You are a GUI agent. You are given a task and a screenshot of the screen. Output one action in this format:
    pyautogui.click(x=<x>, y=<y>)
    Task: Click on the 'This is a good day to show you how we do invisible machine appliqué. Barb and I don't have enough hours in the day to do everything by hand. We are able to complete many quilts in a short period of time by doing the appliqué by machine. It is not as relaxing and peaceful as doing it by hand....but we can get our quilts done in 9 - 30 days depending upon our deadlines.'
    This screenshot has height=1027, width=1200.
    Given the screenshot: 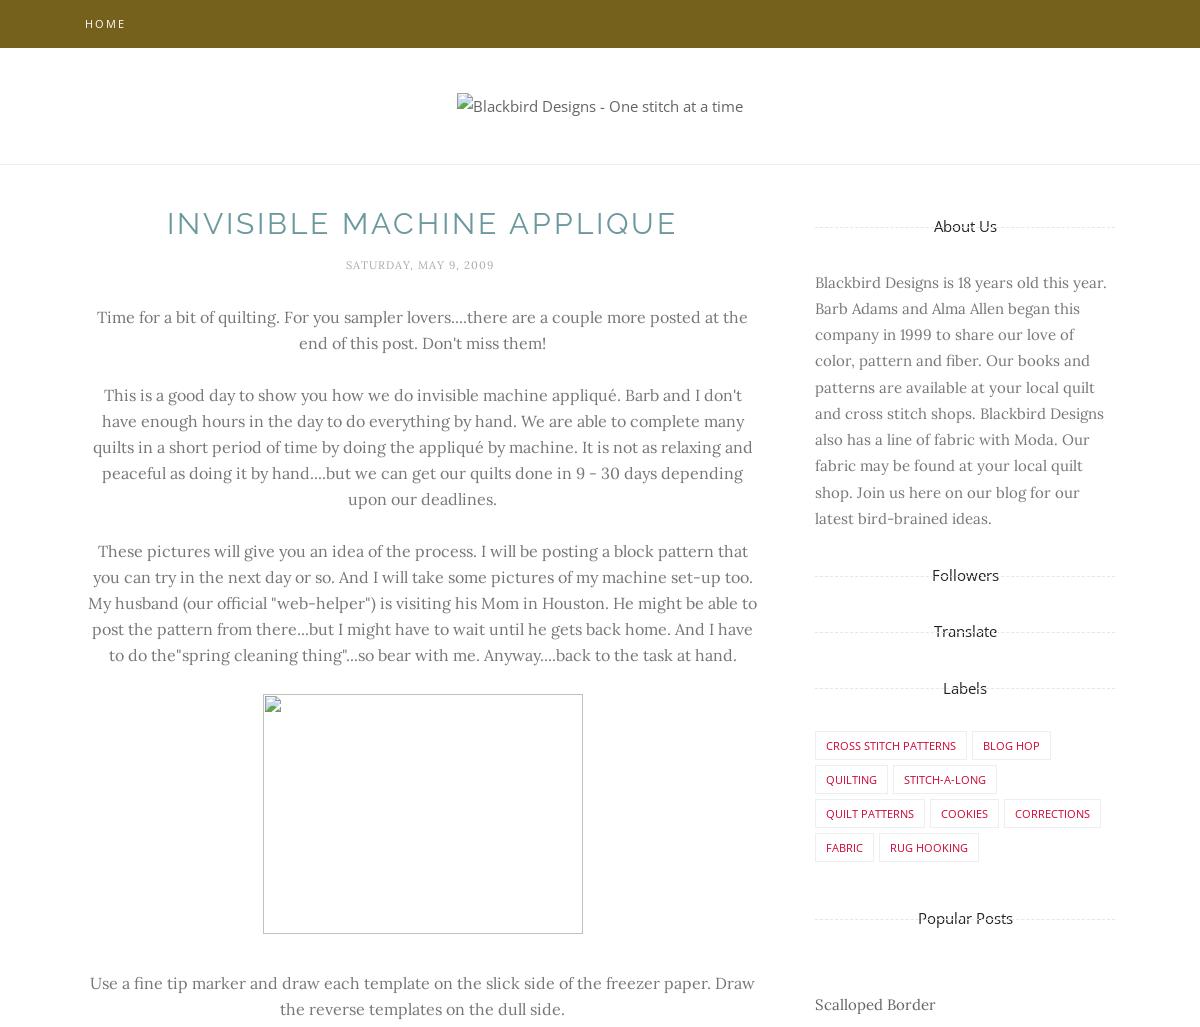 What is the action you would take?
    pyautogui.click(x=422, y=445)
    